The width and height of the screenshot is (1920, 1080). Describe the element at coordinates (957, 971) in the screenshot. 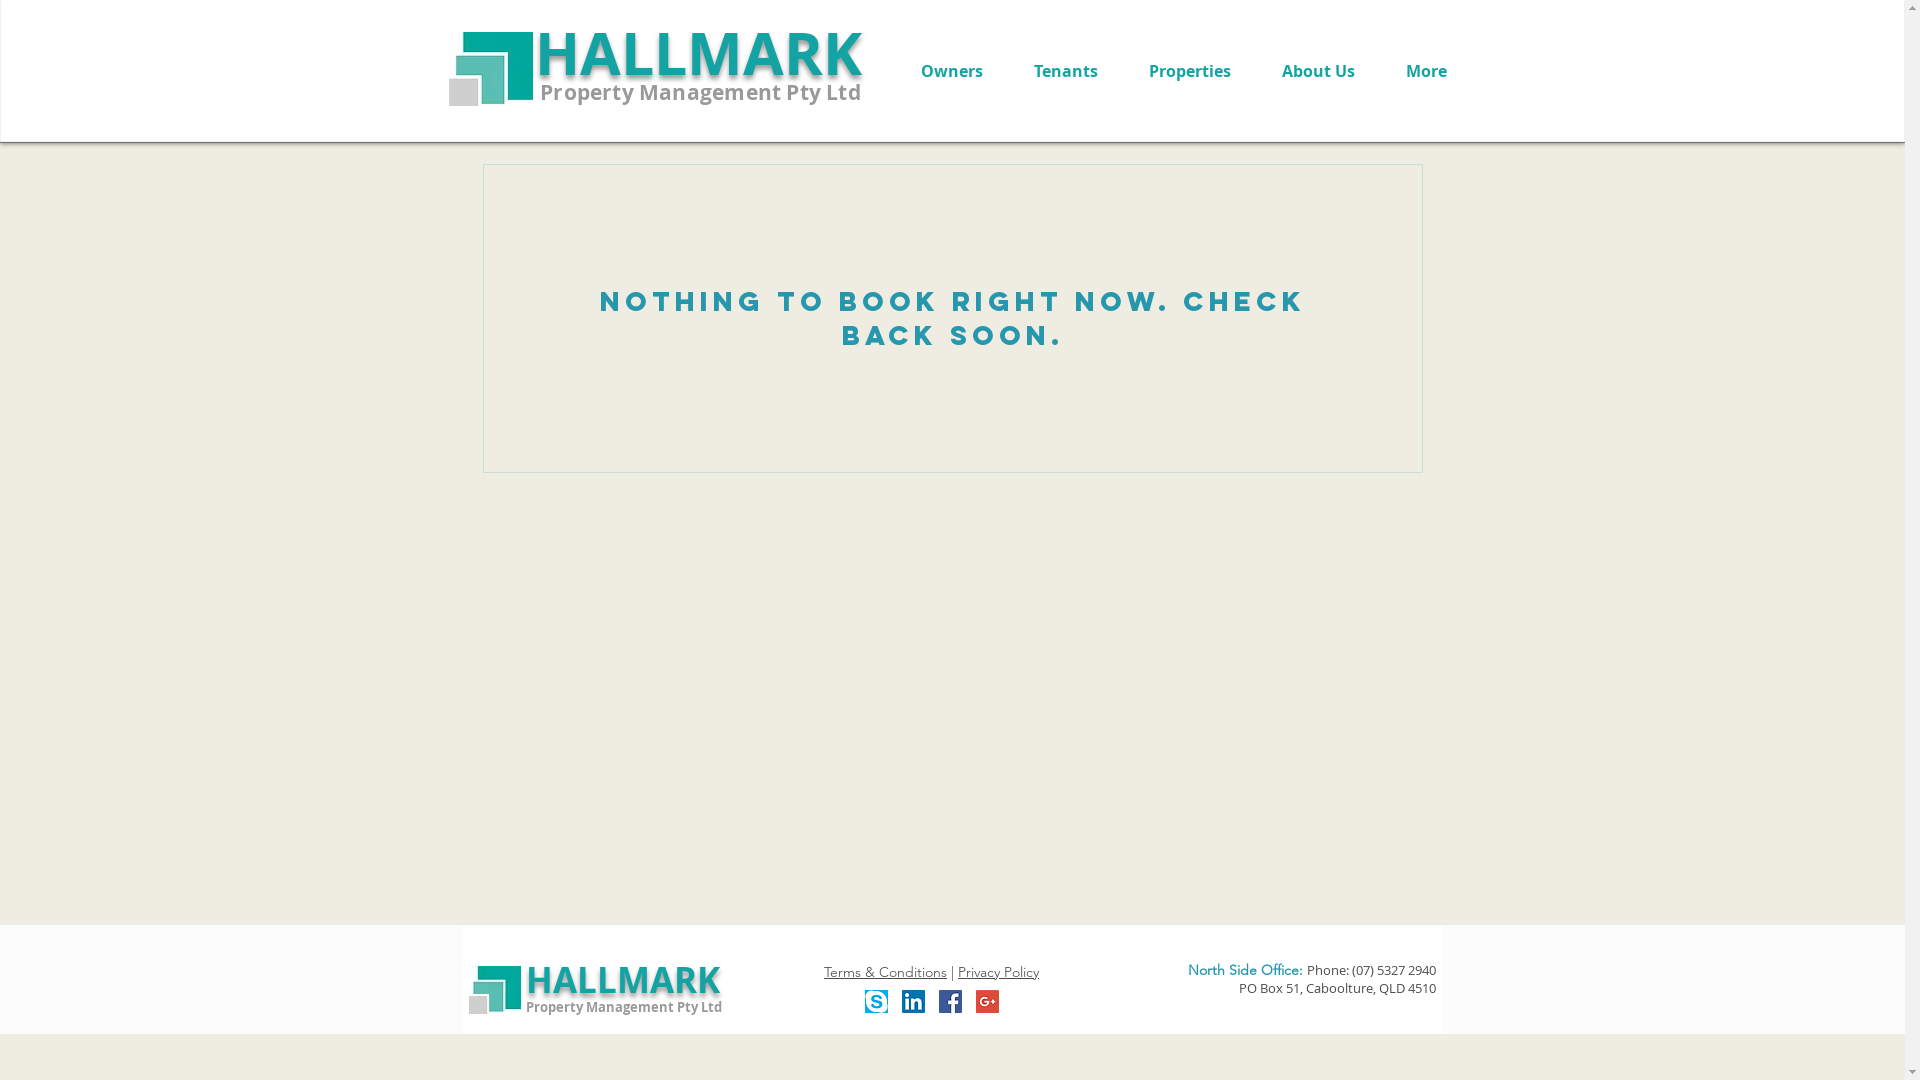

I see `'Privacy Policy'` at that location.